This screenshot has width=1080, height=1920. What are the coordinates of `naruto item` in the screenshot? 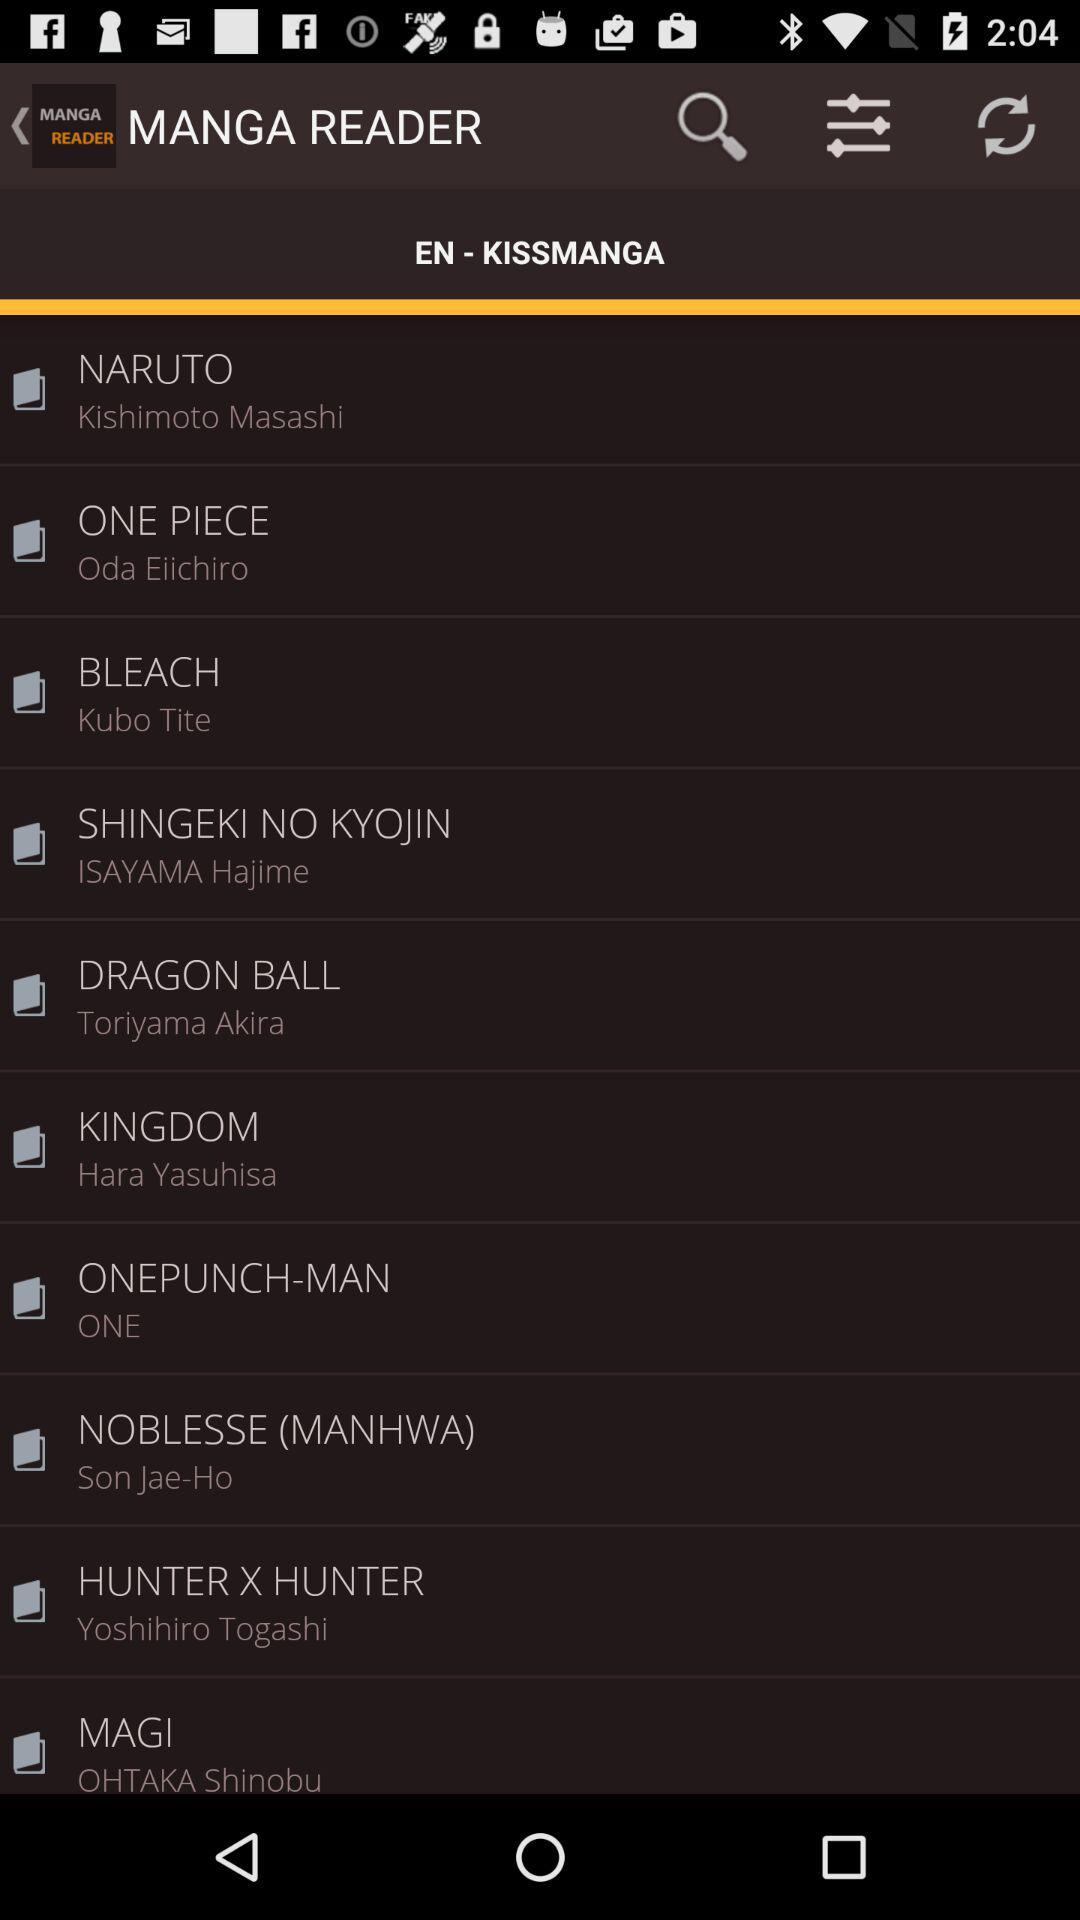 It's located at (571, 354).